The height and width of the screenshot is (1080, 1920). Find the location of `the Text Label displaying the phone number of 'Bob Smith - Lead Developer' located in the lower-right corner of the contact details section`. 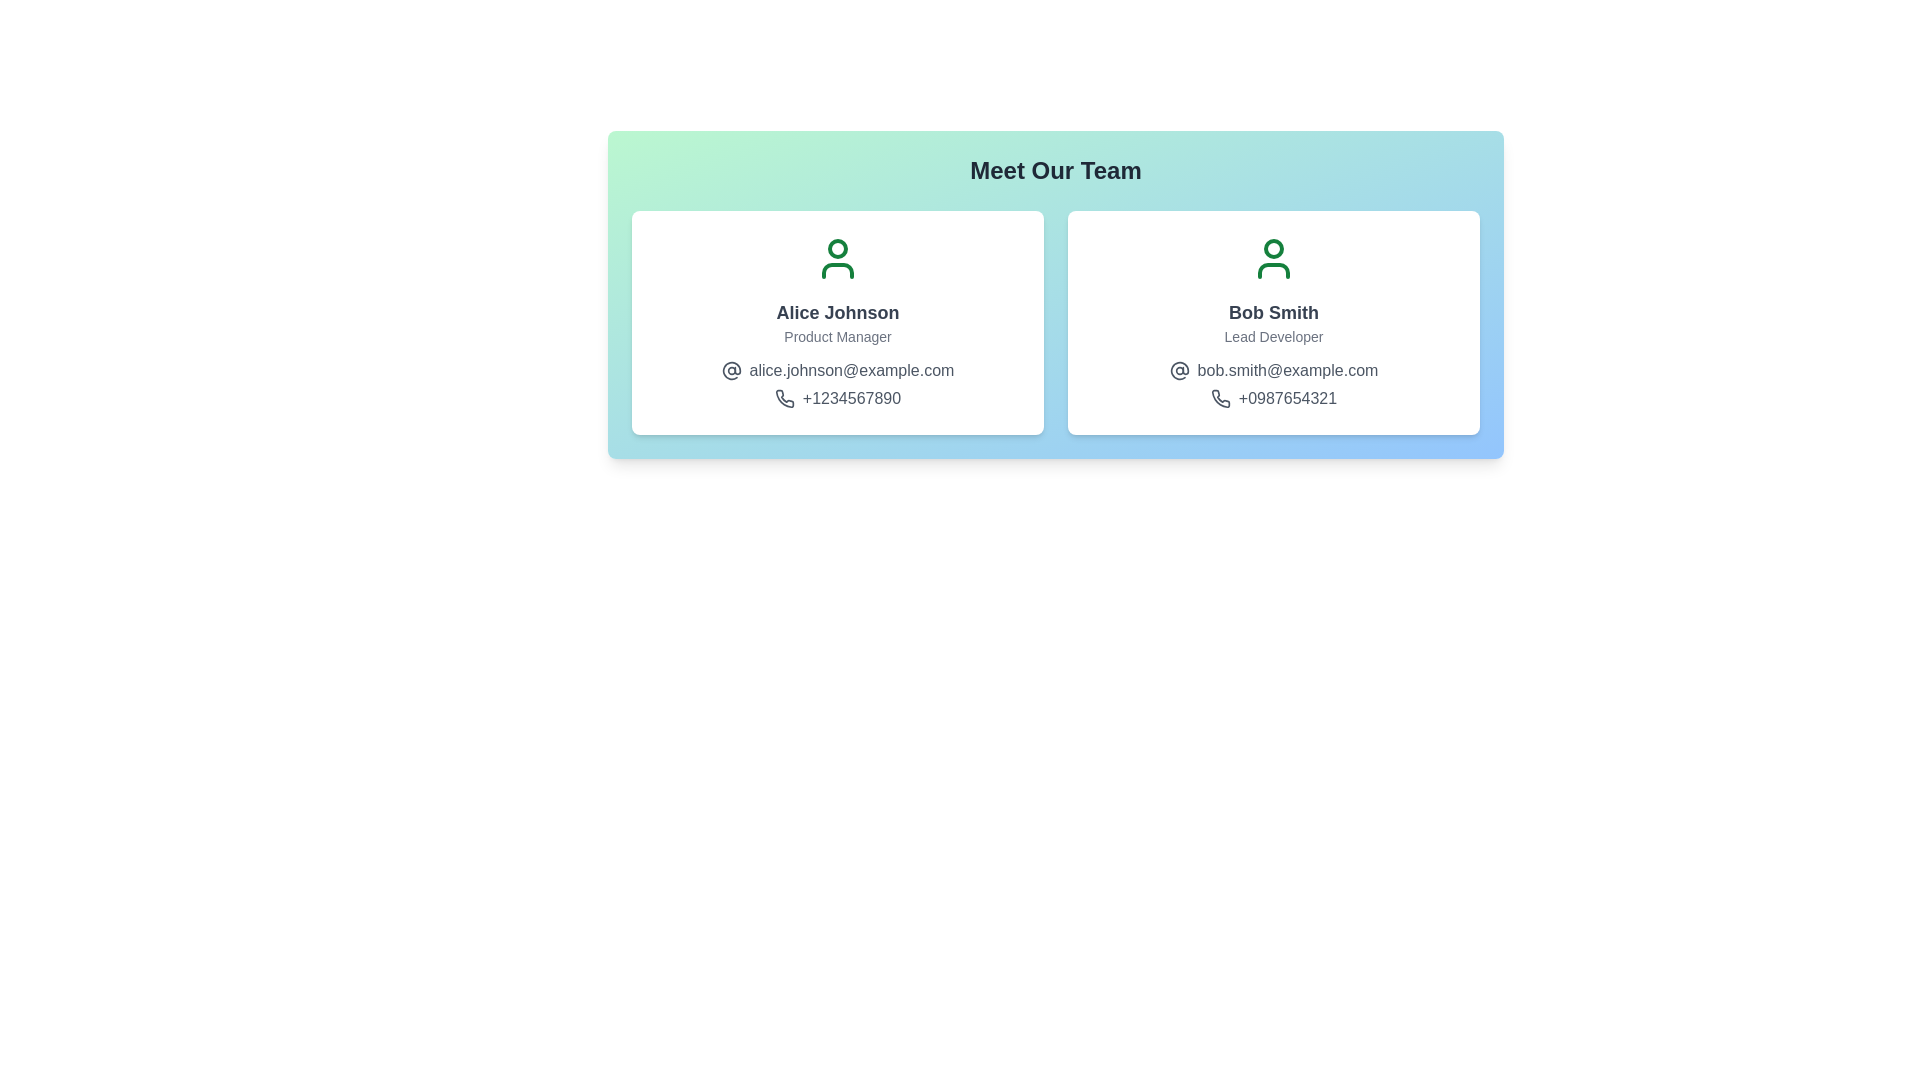

the Text Label displaying the phone number of 'Bob Smith - Lead Developer' located in the lower-right corner of the contact details section is located at coordinates (1287, 398).